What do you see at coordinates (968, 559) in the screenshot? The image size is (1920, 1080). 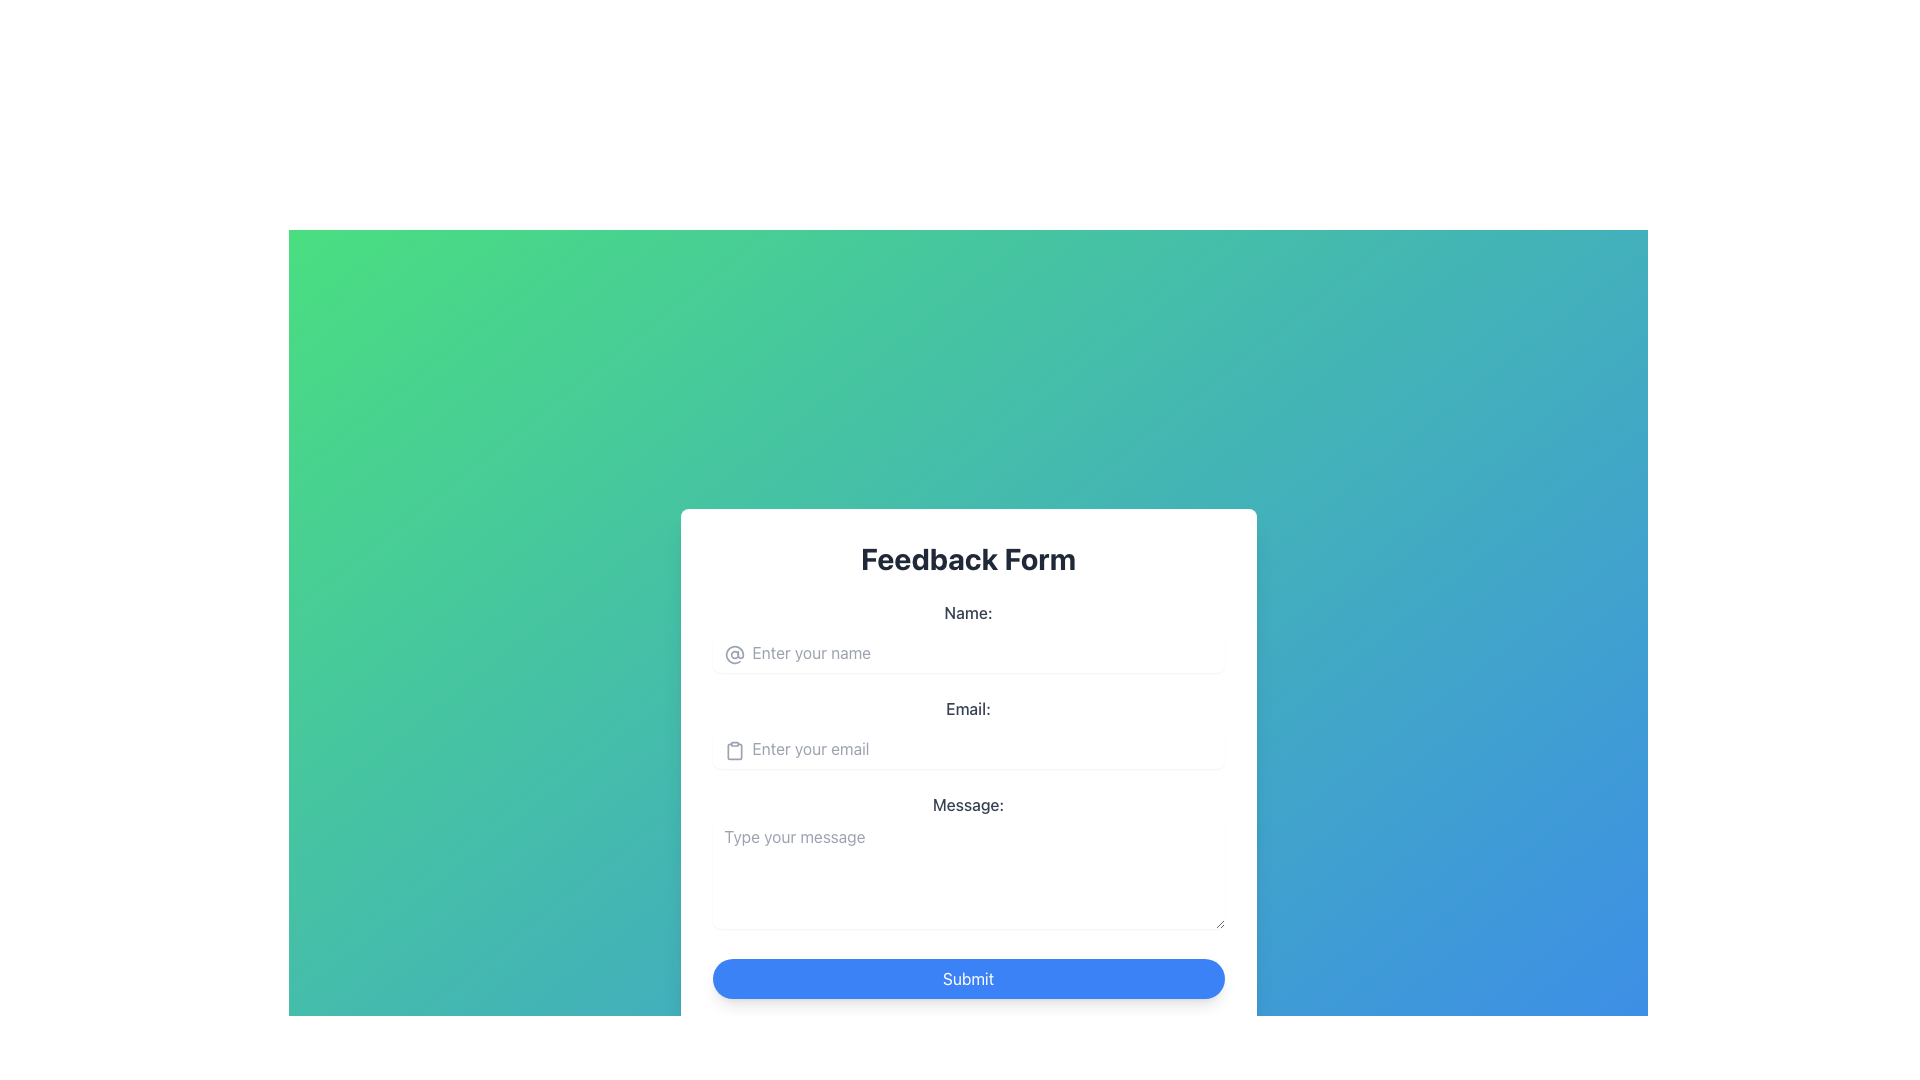 I see `the prominently displayed 'Feedback Form' header text, which is styled in a large, bold font and centered at the top of the form` at bounding box center [968, 559].